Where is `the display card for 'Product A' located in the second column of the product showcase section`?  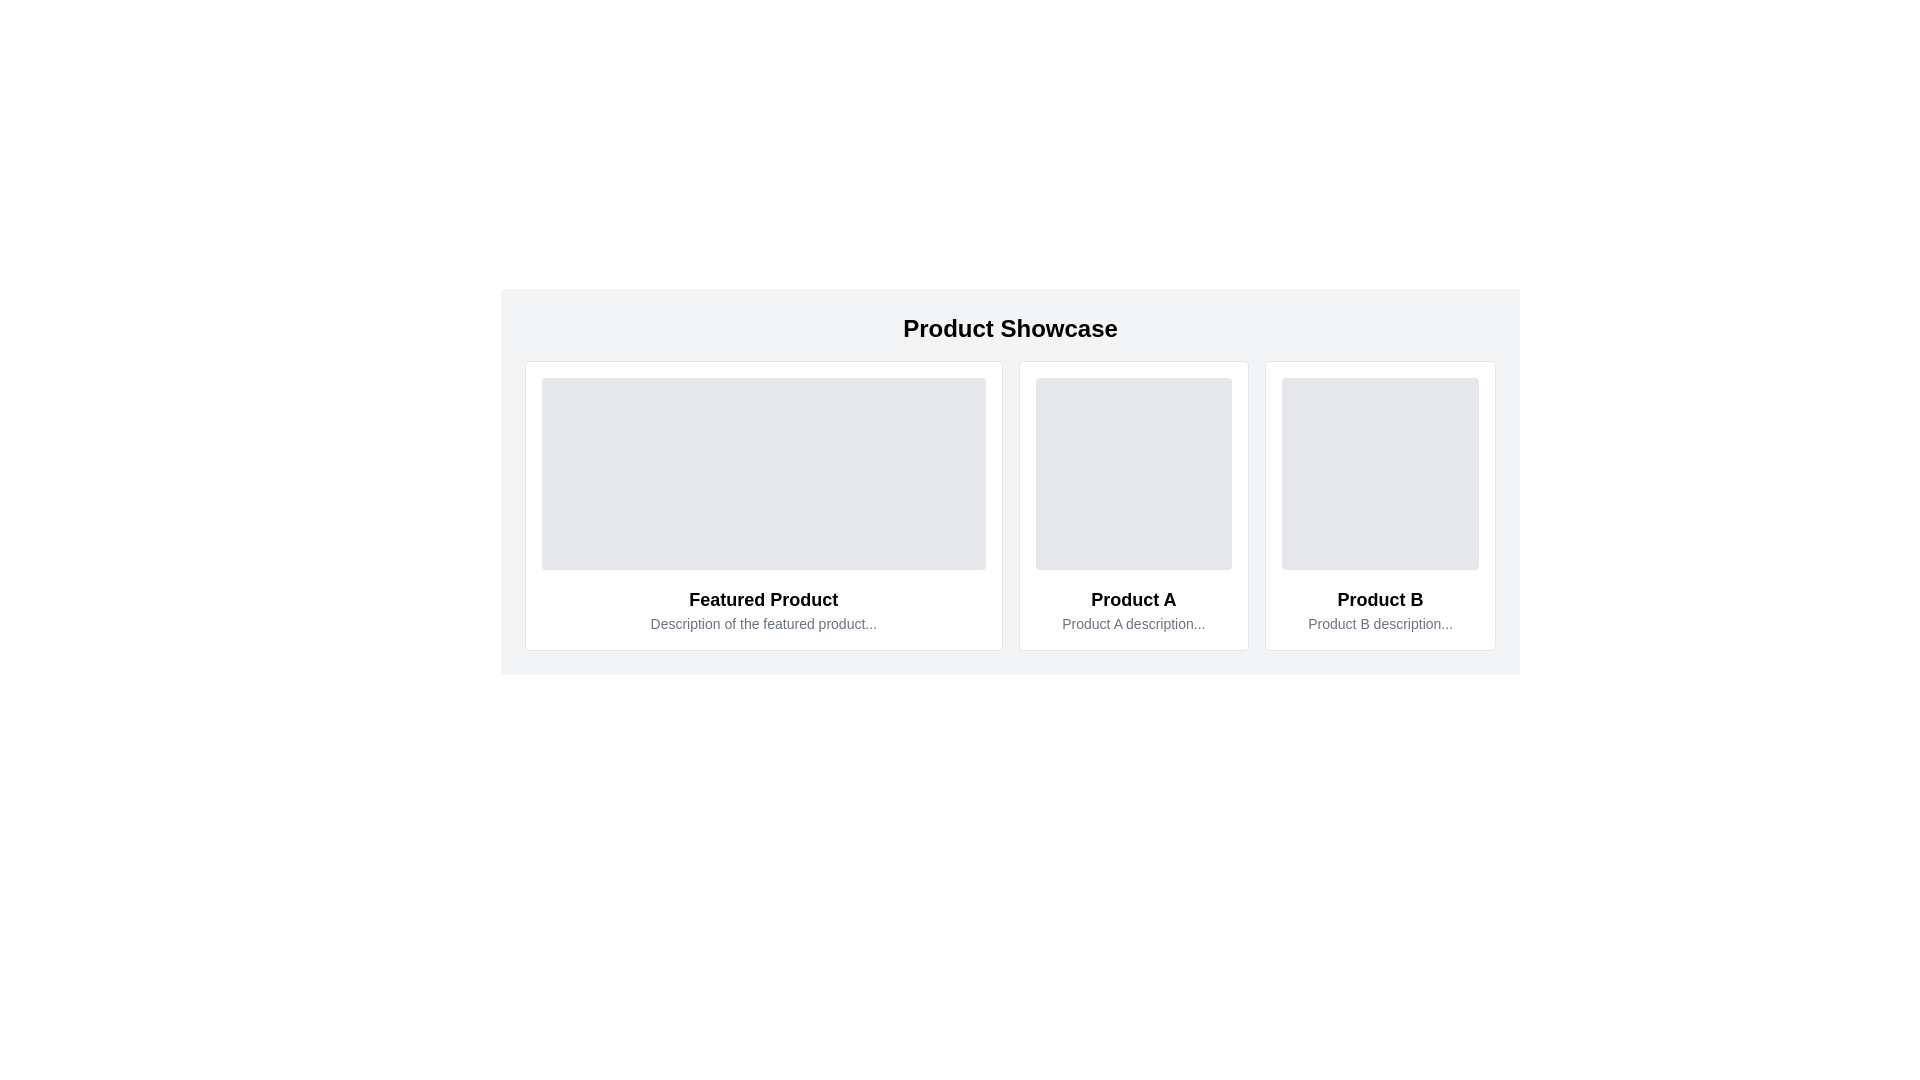 the display card for 'Product A' located in the second column of the product showcase section is located at coordinates (1133, 504).